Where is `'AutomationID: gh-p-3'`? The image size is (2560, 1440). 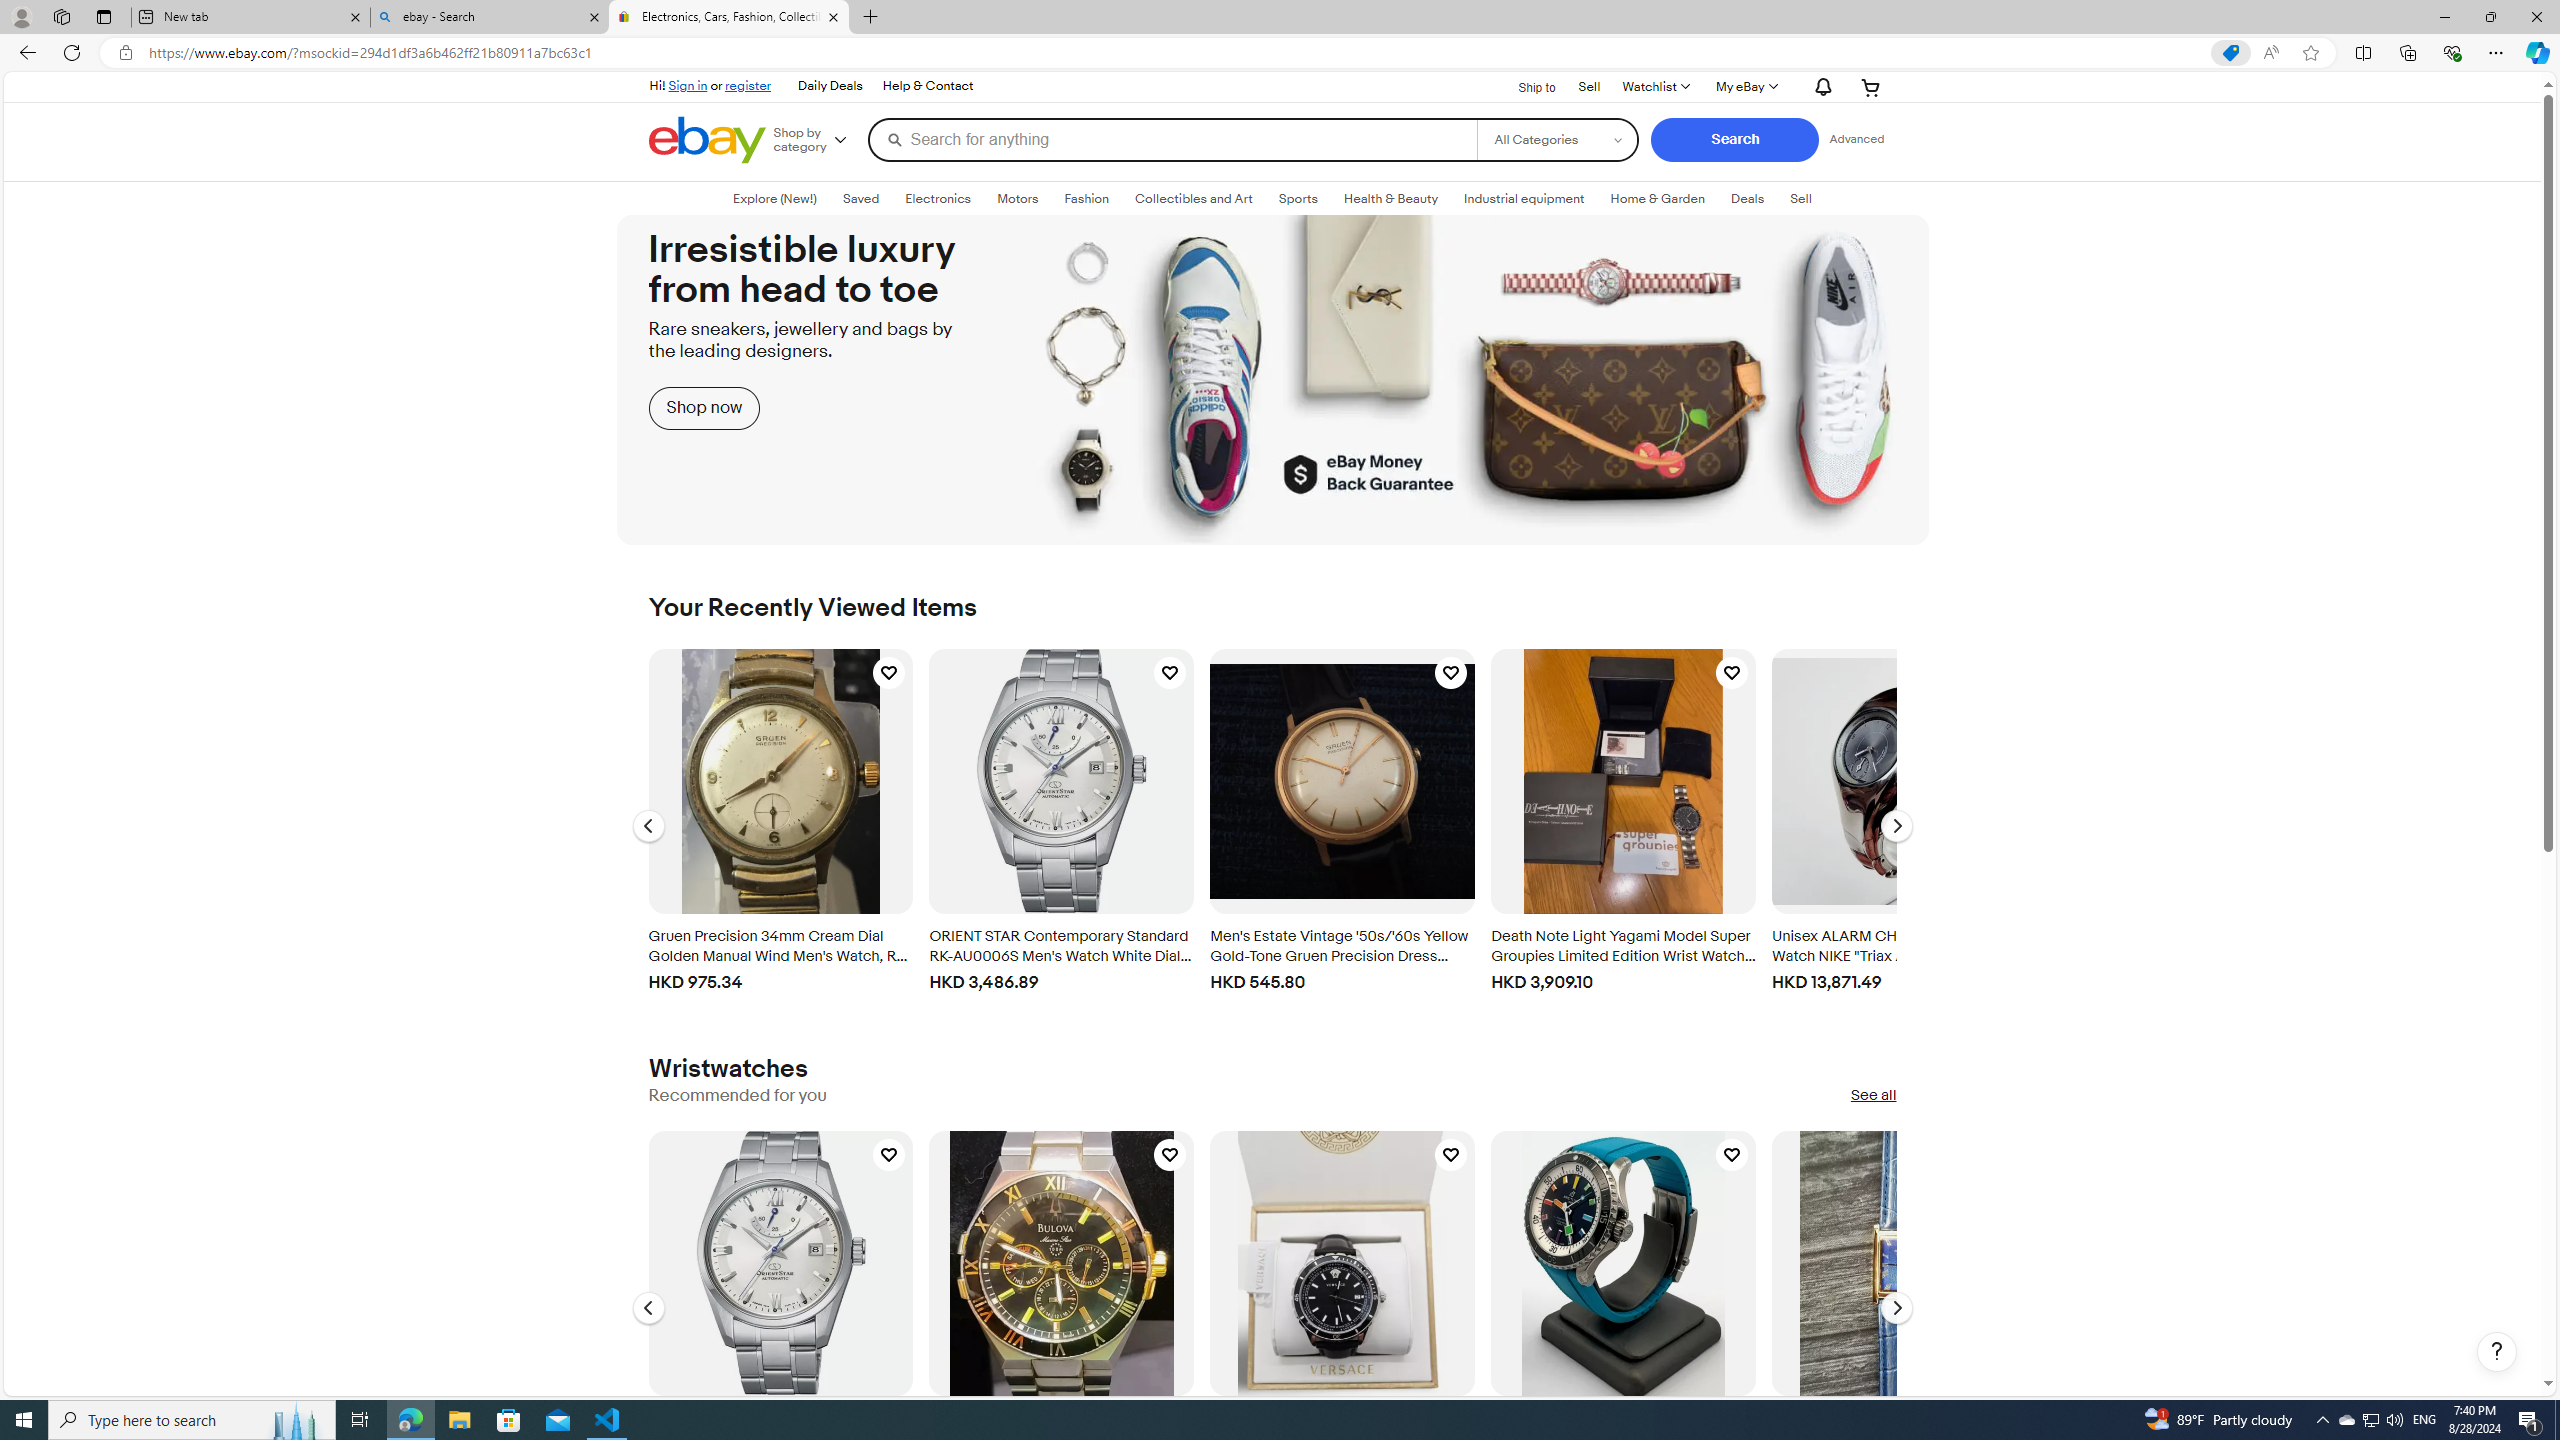
'AutomationID: gh-p-3' is located at coordinates (925, 85).